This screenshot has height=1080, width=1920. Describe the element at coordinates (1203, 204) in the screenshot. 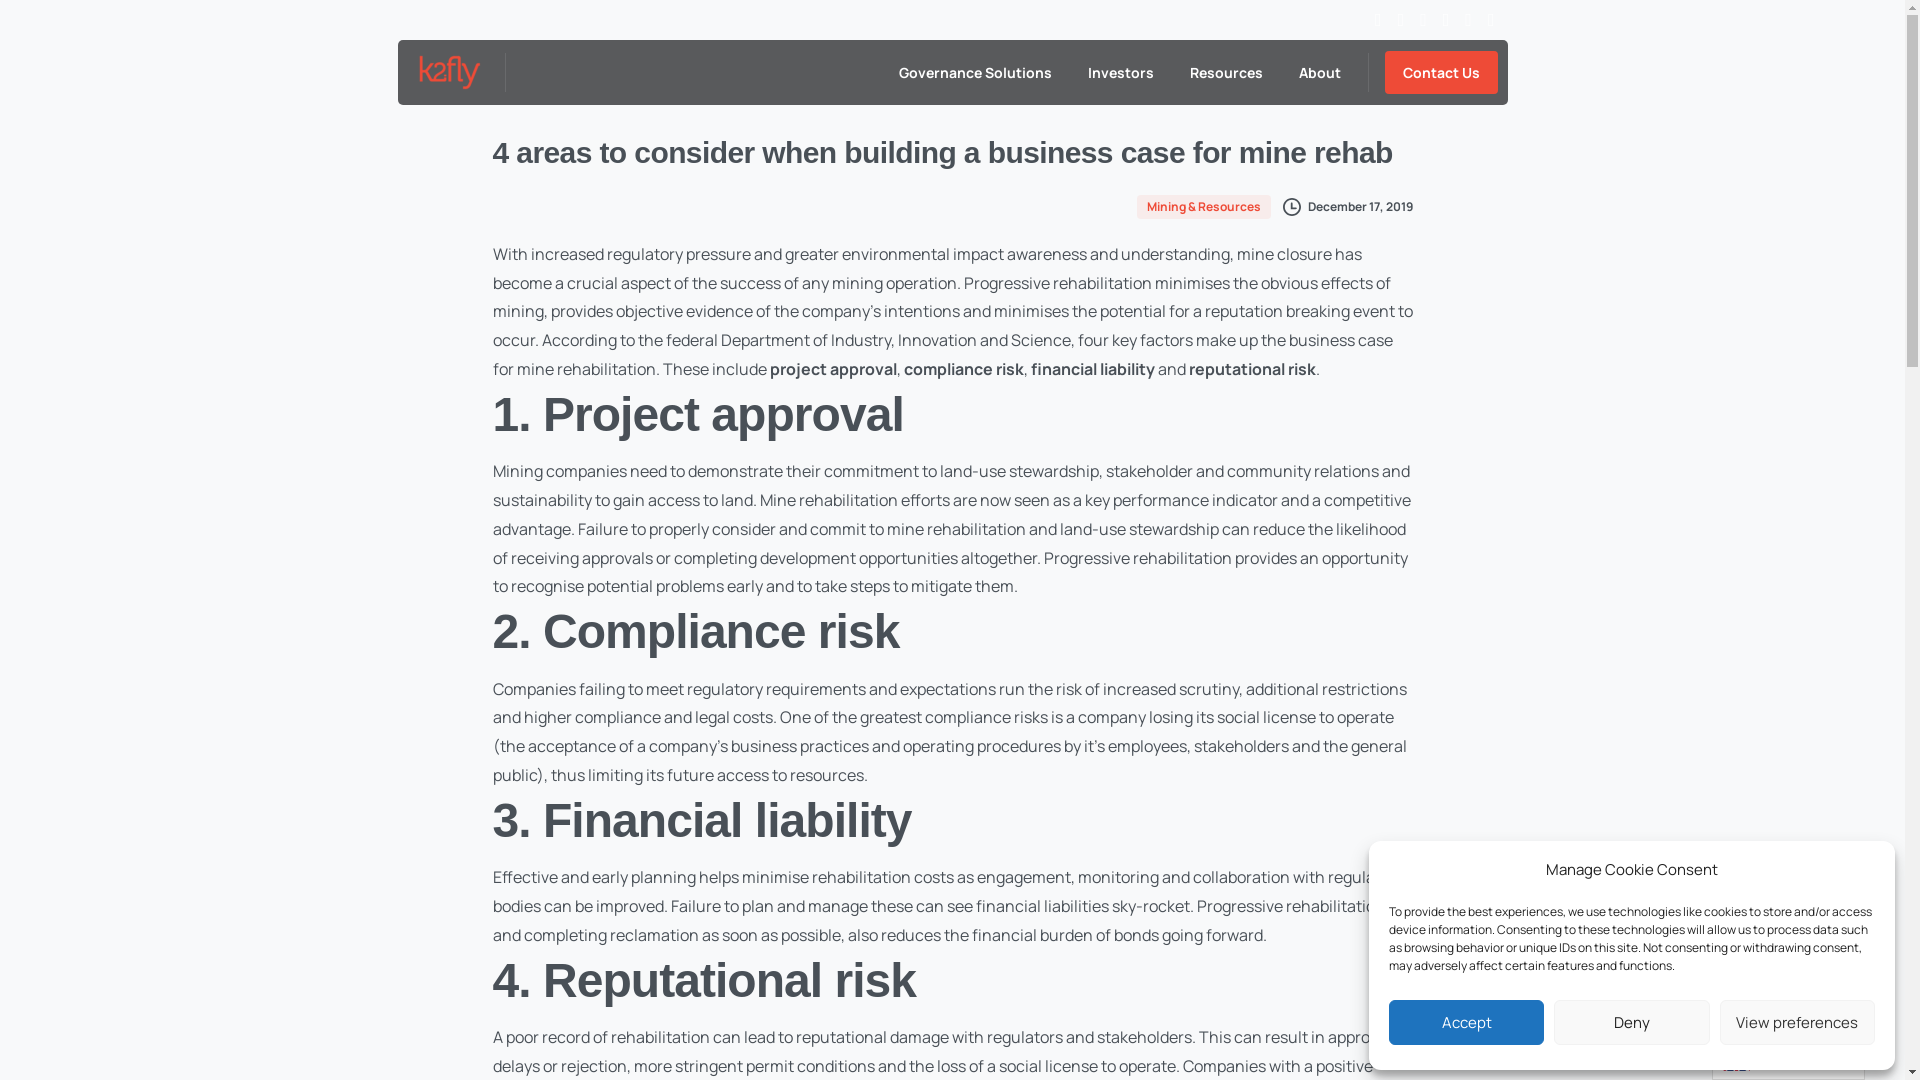

I see `'Mining & Resources'` at that location.